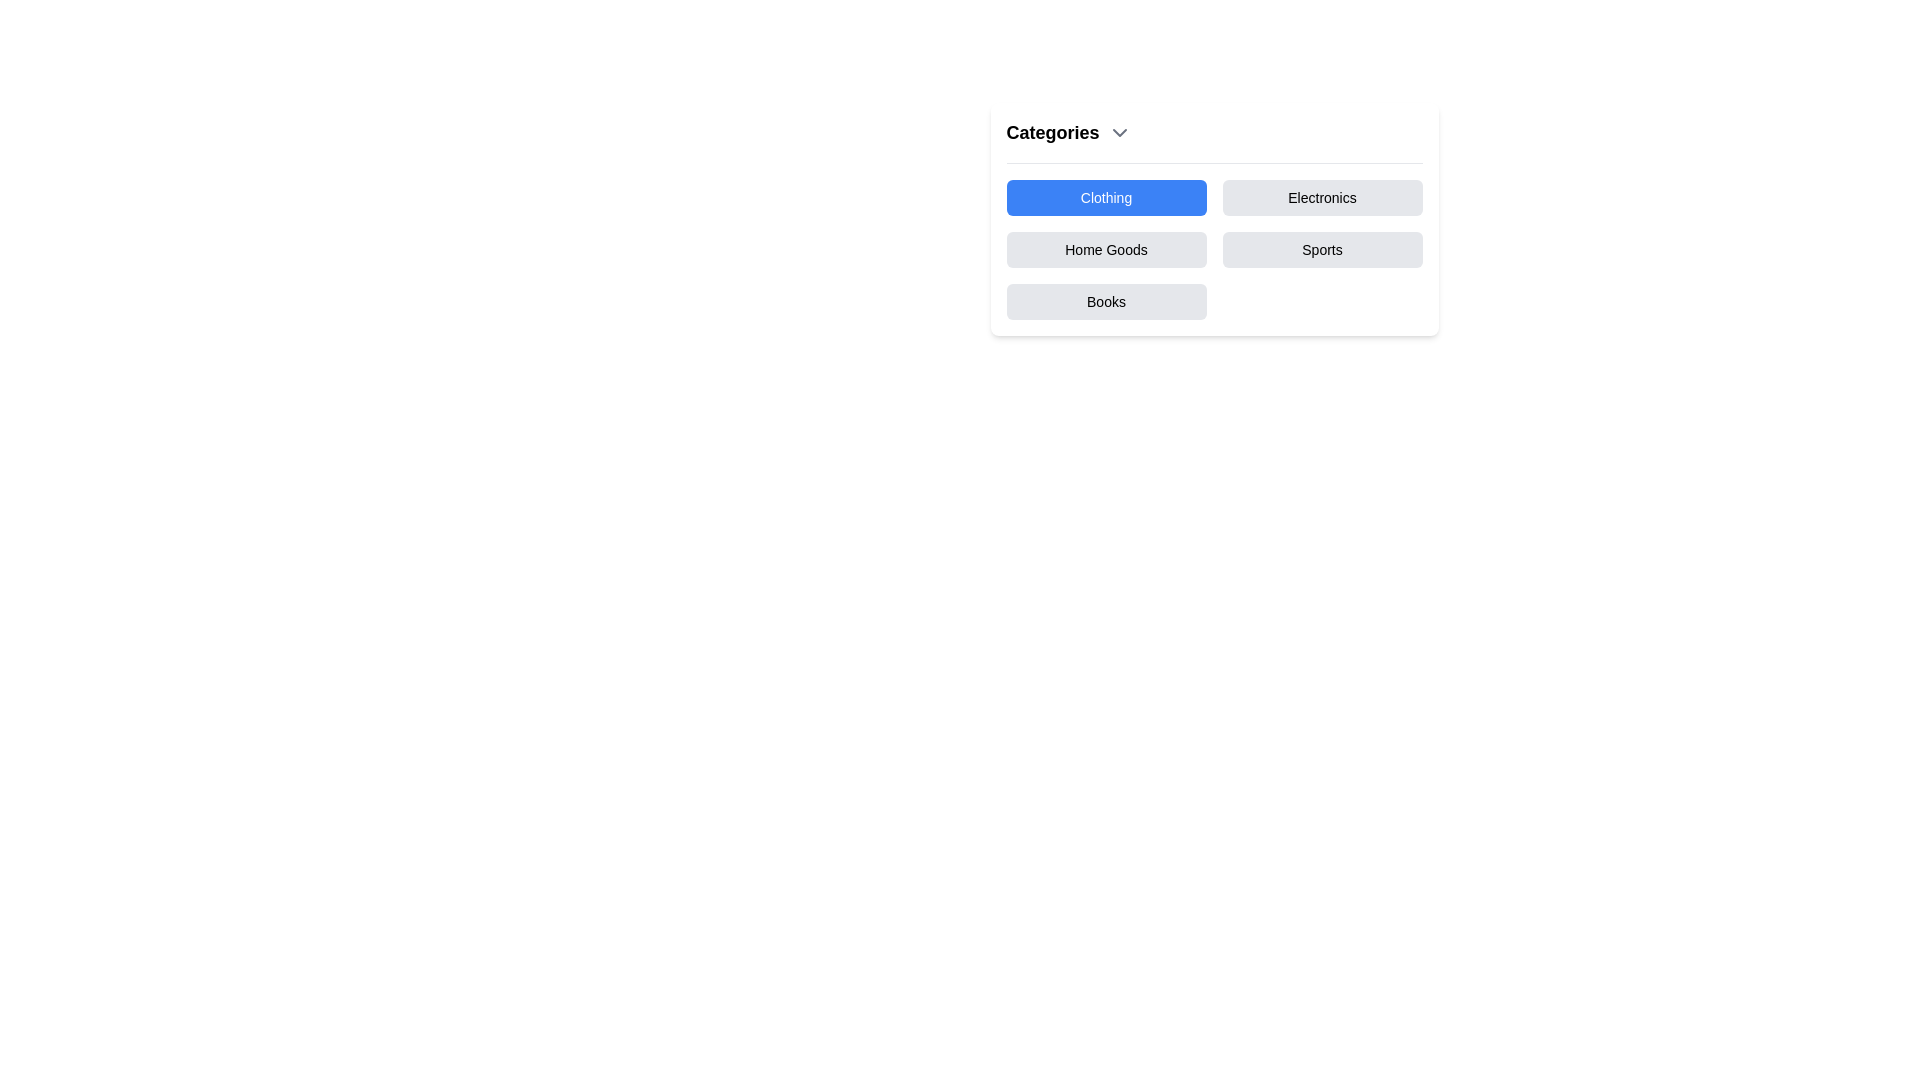  Describe the element at coordinates (1105, 301) in the screenshot. I see `the last button in the second row and first column of the grid` at that location.